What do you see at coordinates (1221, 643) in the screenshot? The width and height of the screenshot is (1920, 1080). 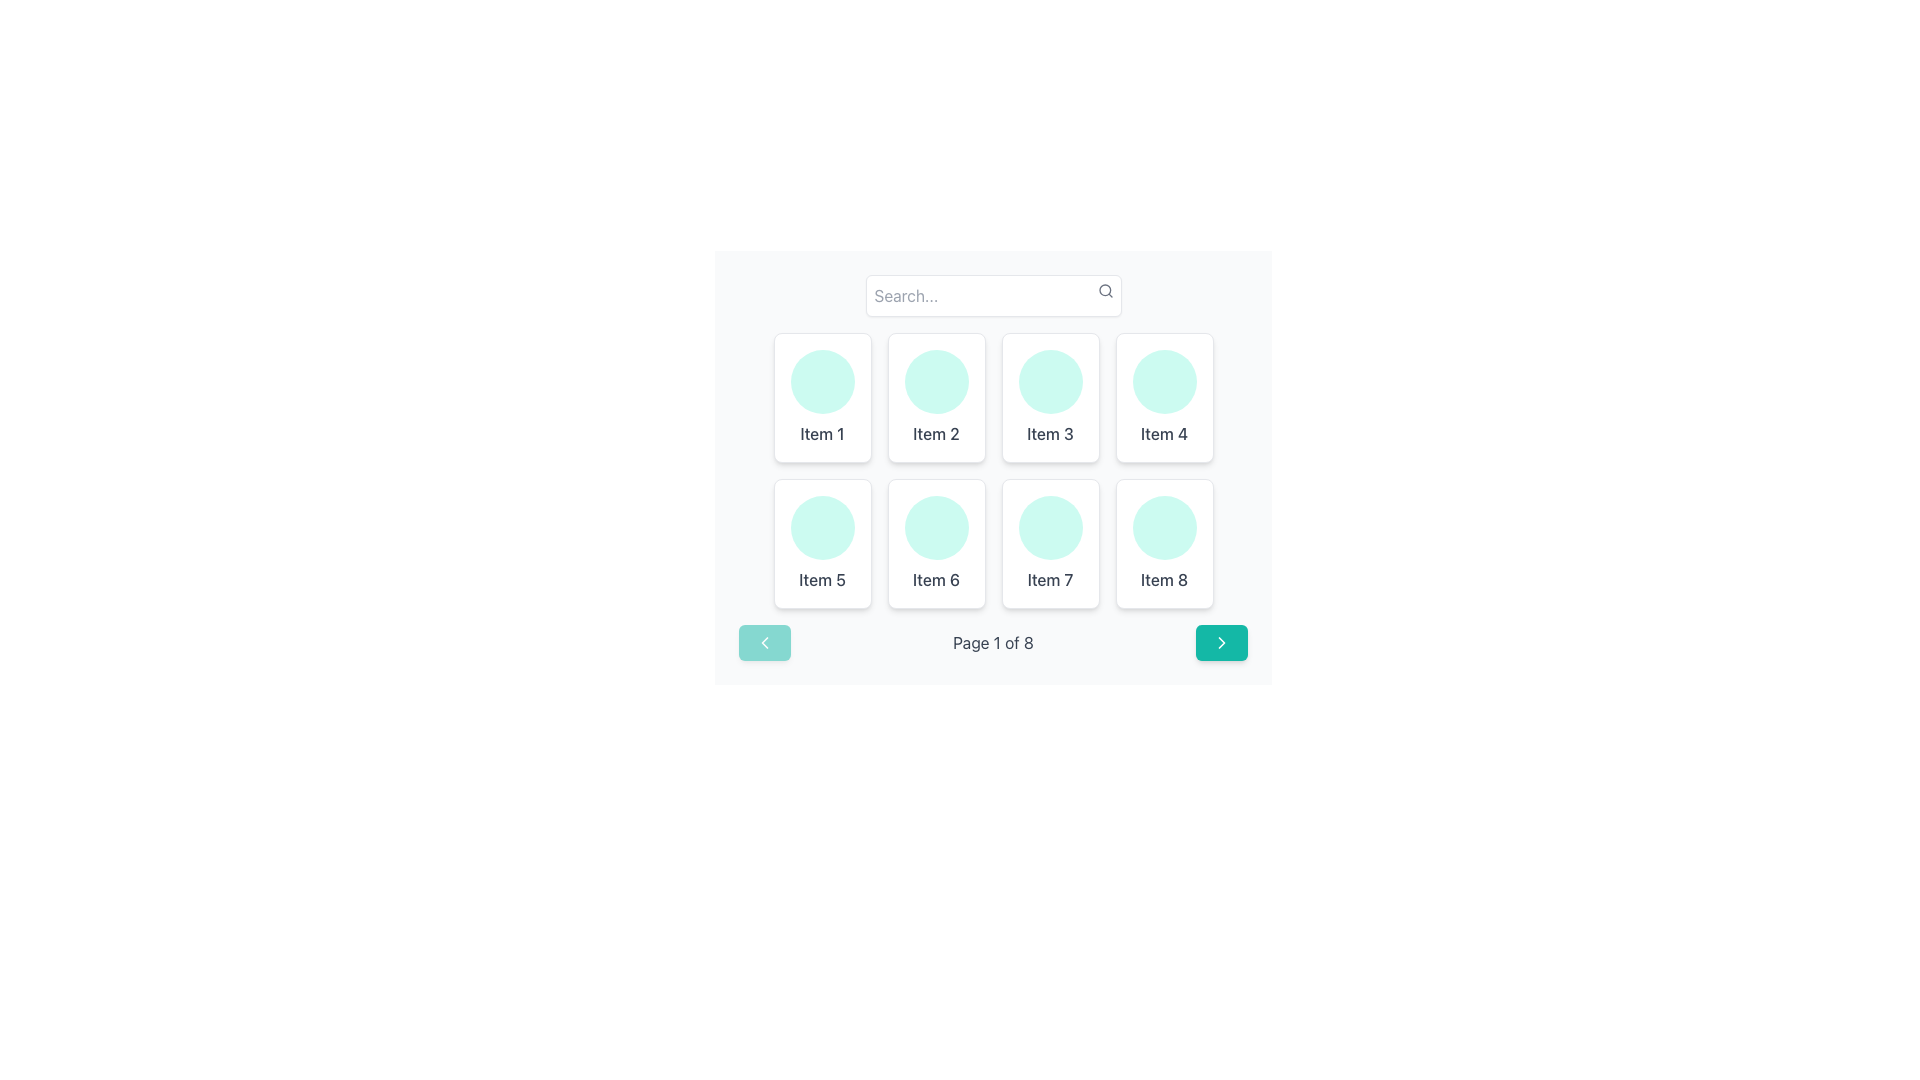 I see `the navigation button at the bottom right of the pagination controls` at bounding box center [1221, 643].